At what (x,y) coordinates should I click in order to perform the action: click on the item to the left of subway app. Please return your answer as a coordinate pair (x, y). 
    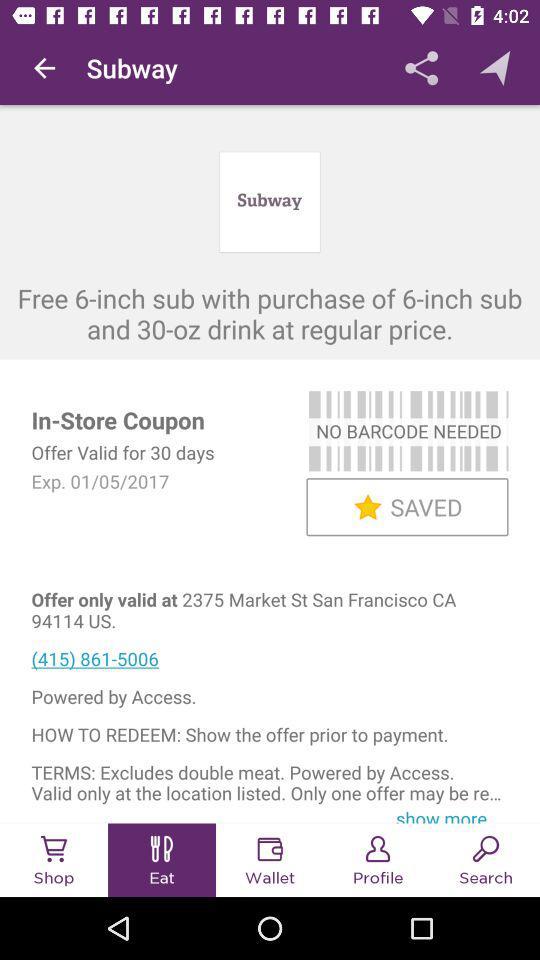
    Looking at the image, I should click on (44, 68).